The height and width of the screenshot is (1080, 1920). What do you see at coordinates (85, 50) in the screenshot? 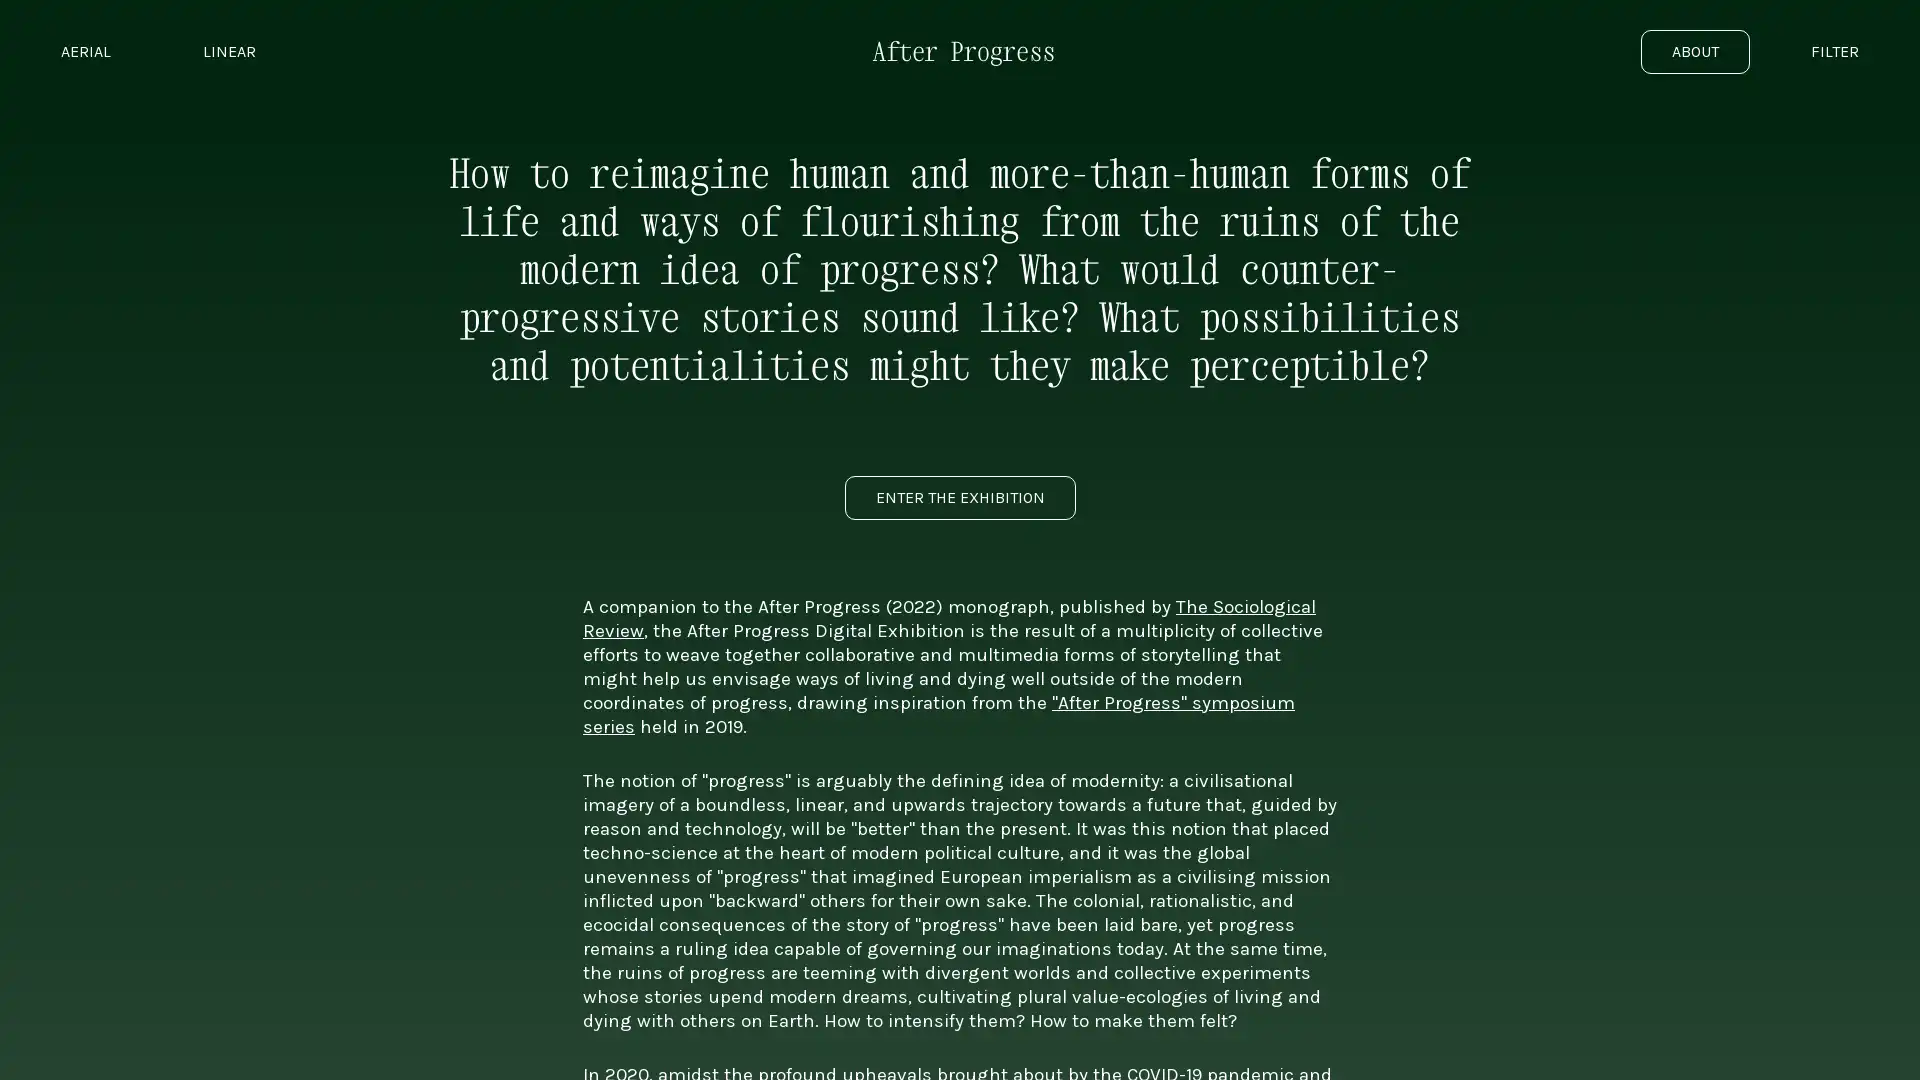
I see `AERIAL` at bounding box center [85, 50].